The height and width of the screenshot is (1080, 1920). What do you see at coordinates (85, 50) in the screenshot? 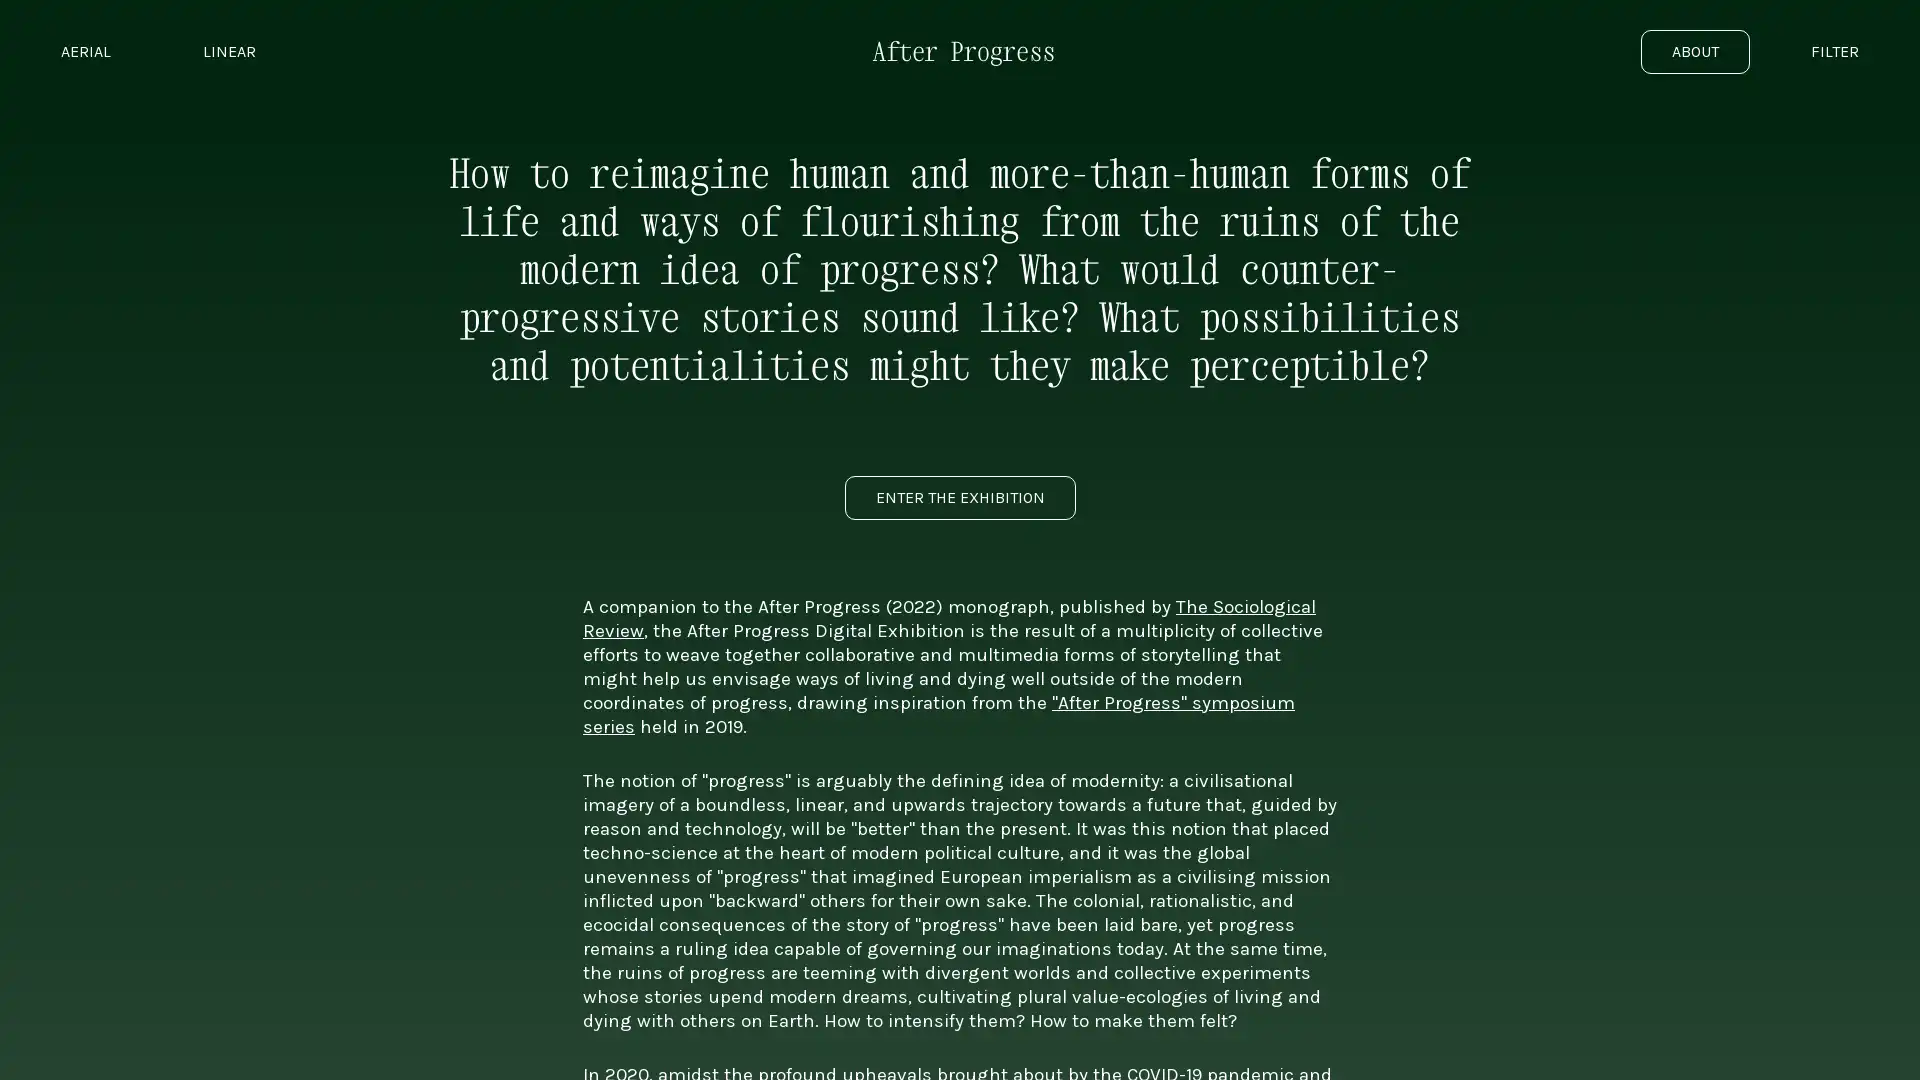
I see `AERIAL` at bounding box center [85, 50].